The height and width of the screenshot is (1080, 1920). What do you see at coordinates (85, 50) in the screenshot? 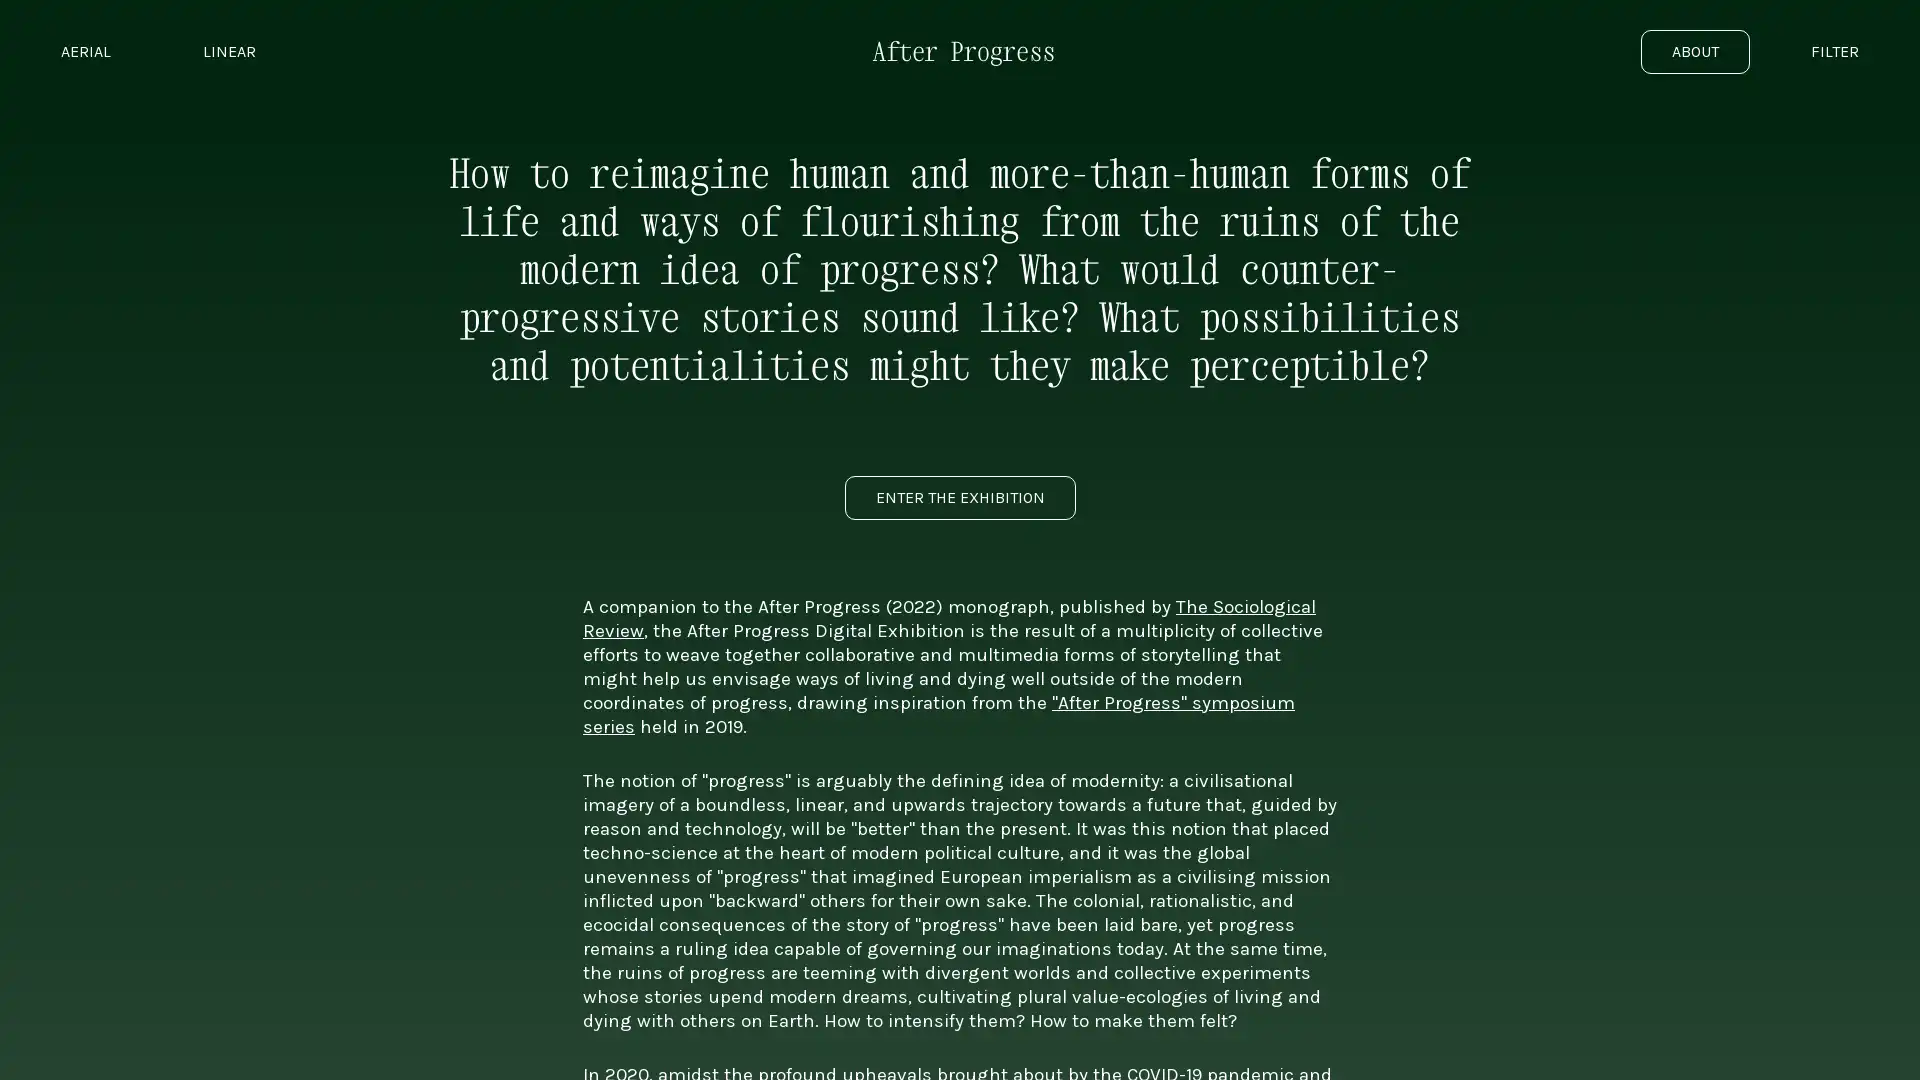
I see `AERIAL` at bounding box center [85, 50].